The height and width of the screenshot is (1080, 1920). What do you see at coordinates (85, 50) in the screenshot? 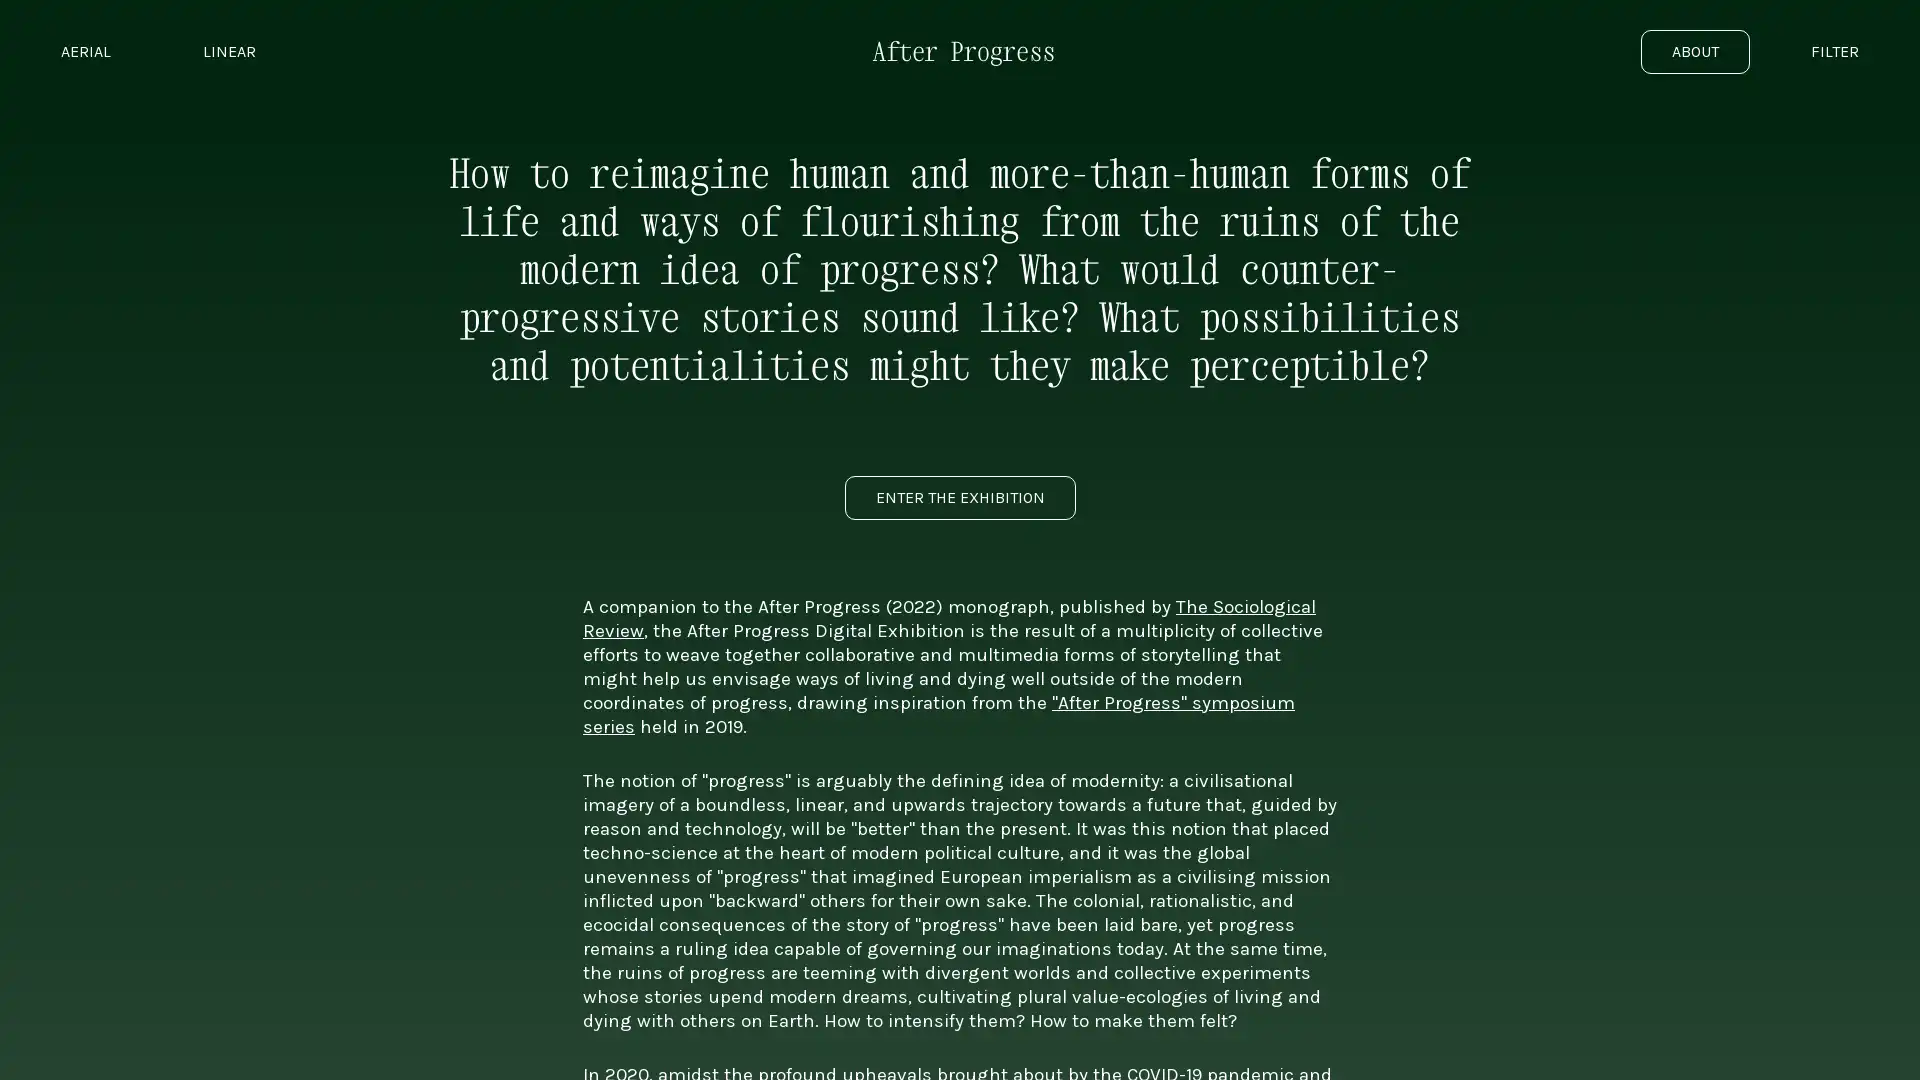
I see `AERIAL` at bounding box center [85, 50].